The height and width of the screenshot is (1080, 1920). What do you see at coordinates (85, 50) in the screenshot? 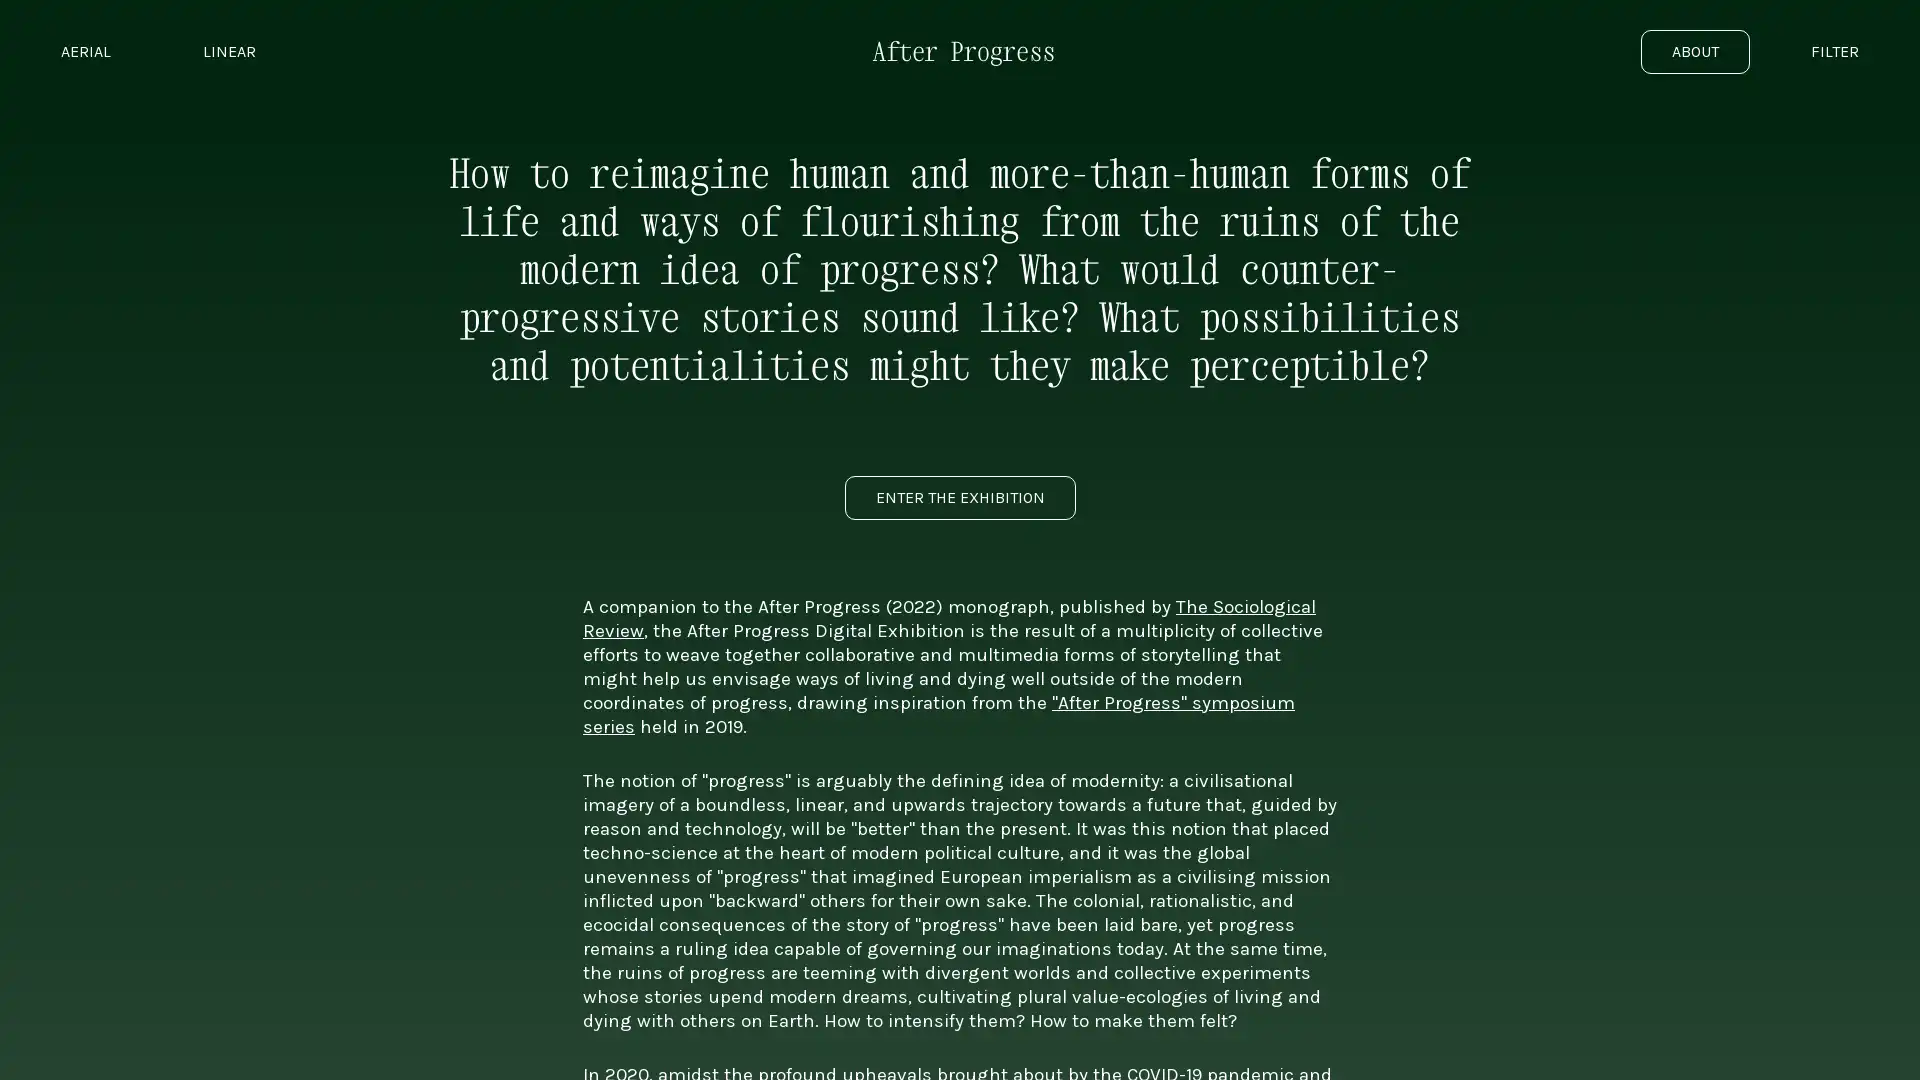
I see `AERIAL` at bounding box center [85, 50].